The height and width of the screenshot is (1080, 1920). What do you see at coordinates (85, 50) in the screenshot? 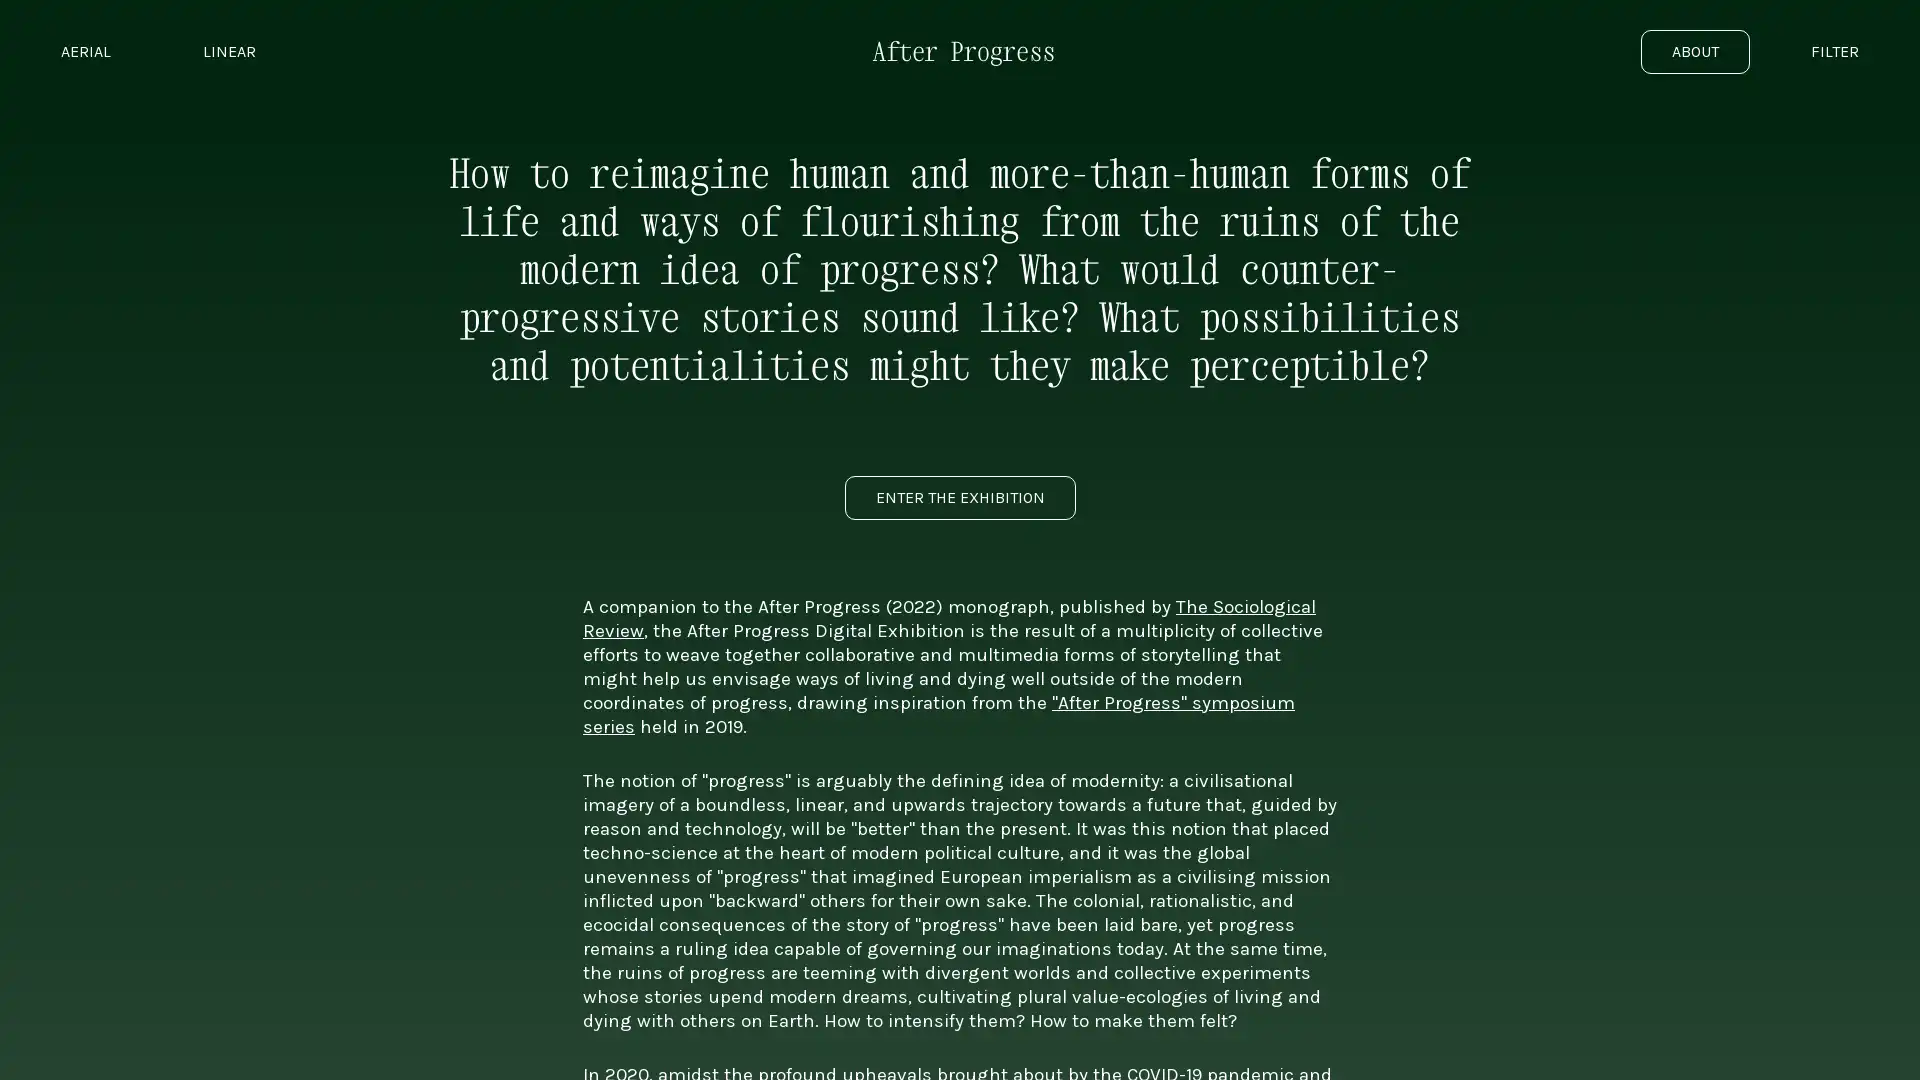
I see `AERIAL` at bounding box center [85, 50].